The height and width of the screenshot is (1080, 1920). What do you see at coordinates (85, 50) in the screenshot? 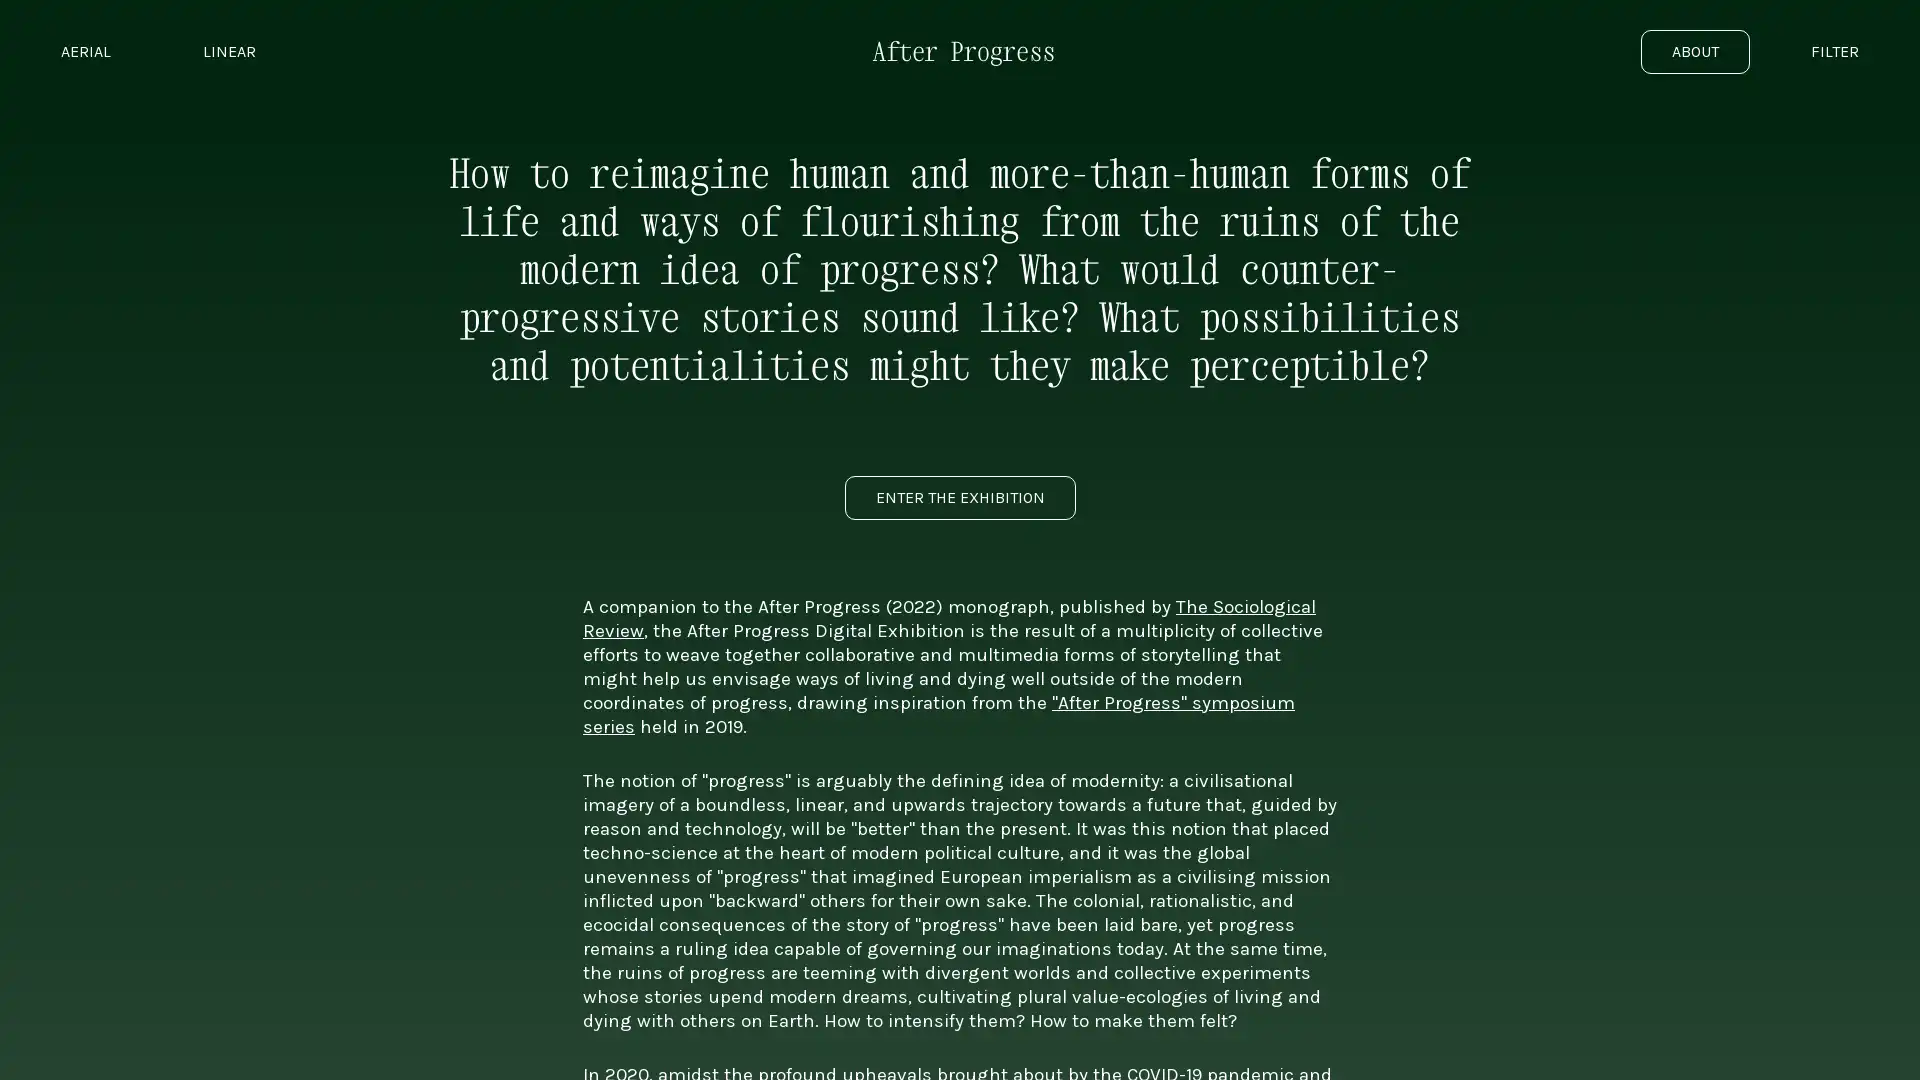
I see `AERIAL` at bounding box center [85, 50].